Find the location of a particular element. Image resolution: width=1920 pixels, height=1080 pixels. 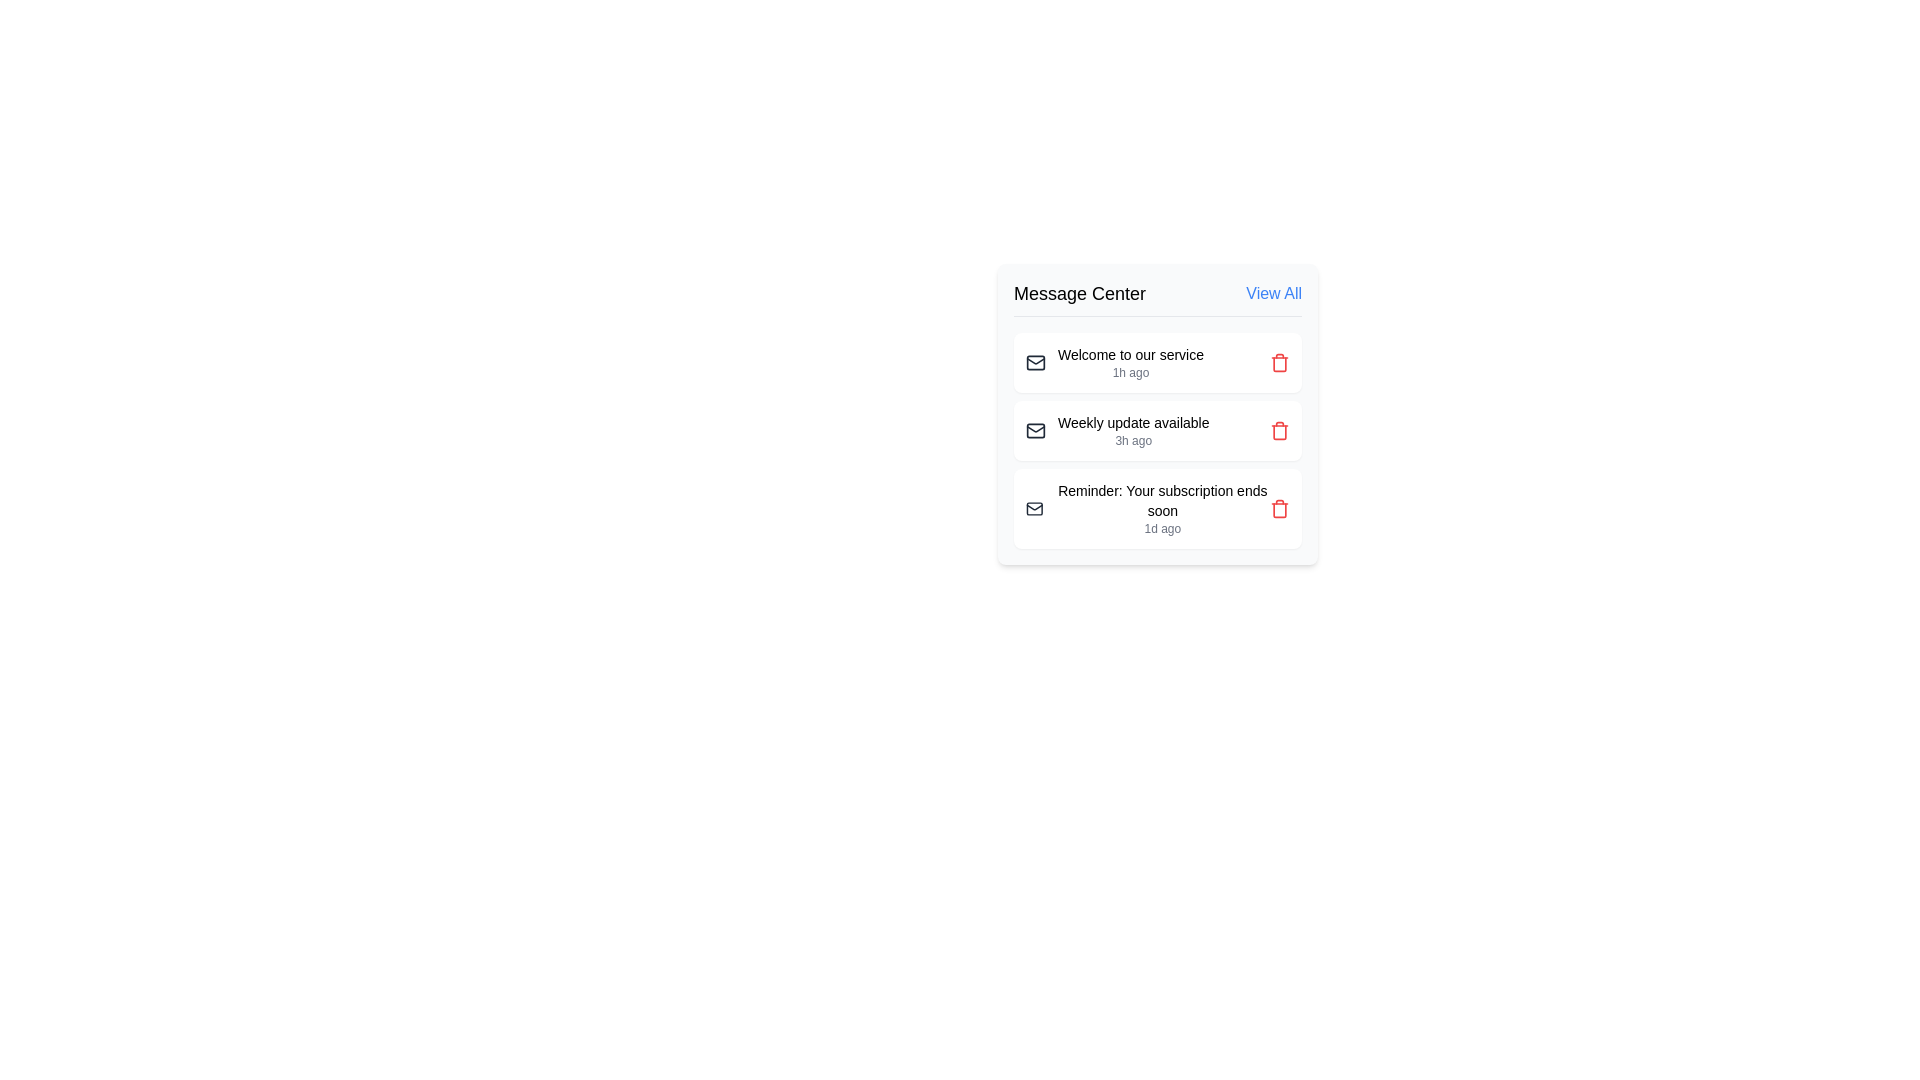

the small red trash-bin icon button located at the right-hand side of the 'Weekly update available' notification card to check for a tooltip is located at coordinates (1280, 430).